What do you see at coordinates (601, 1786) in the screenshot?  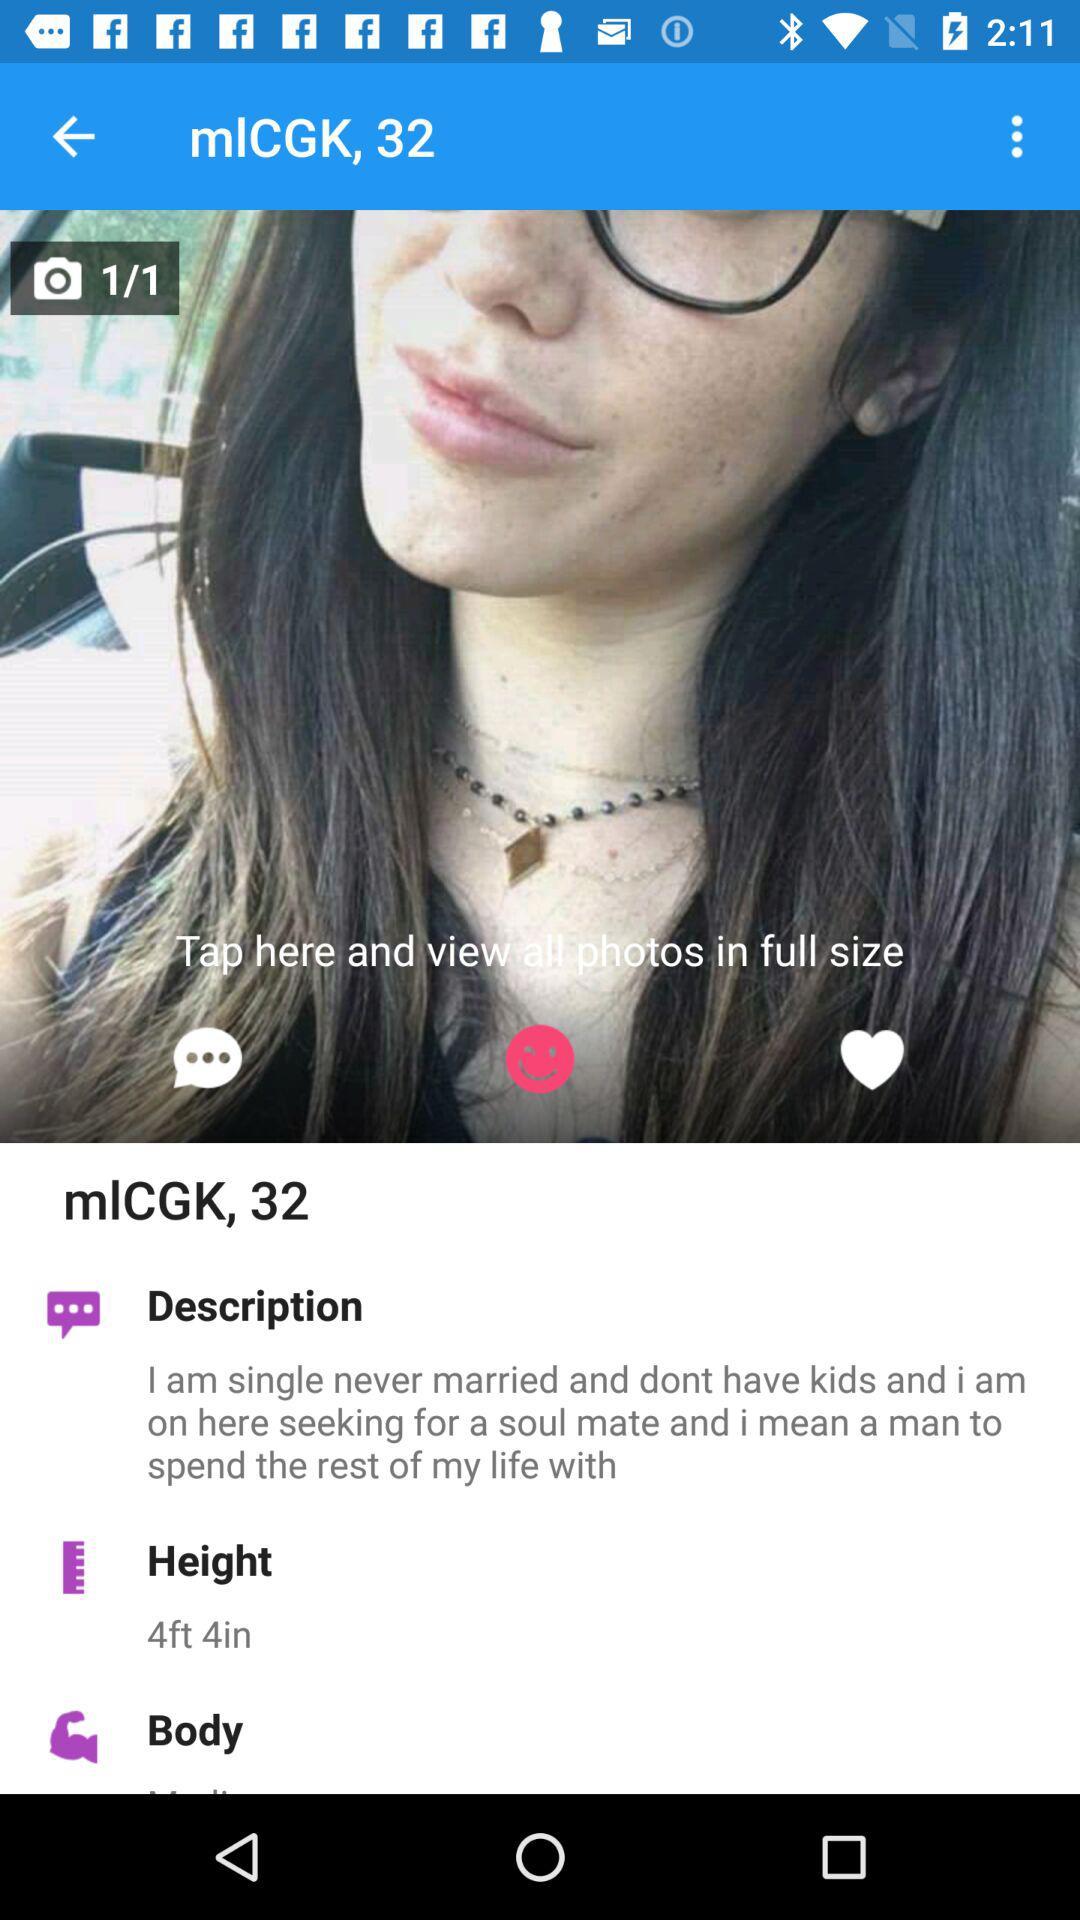 I see `medium` at bounding box center [601, 1786].